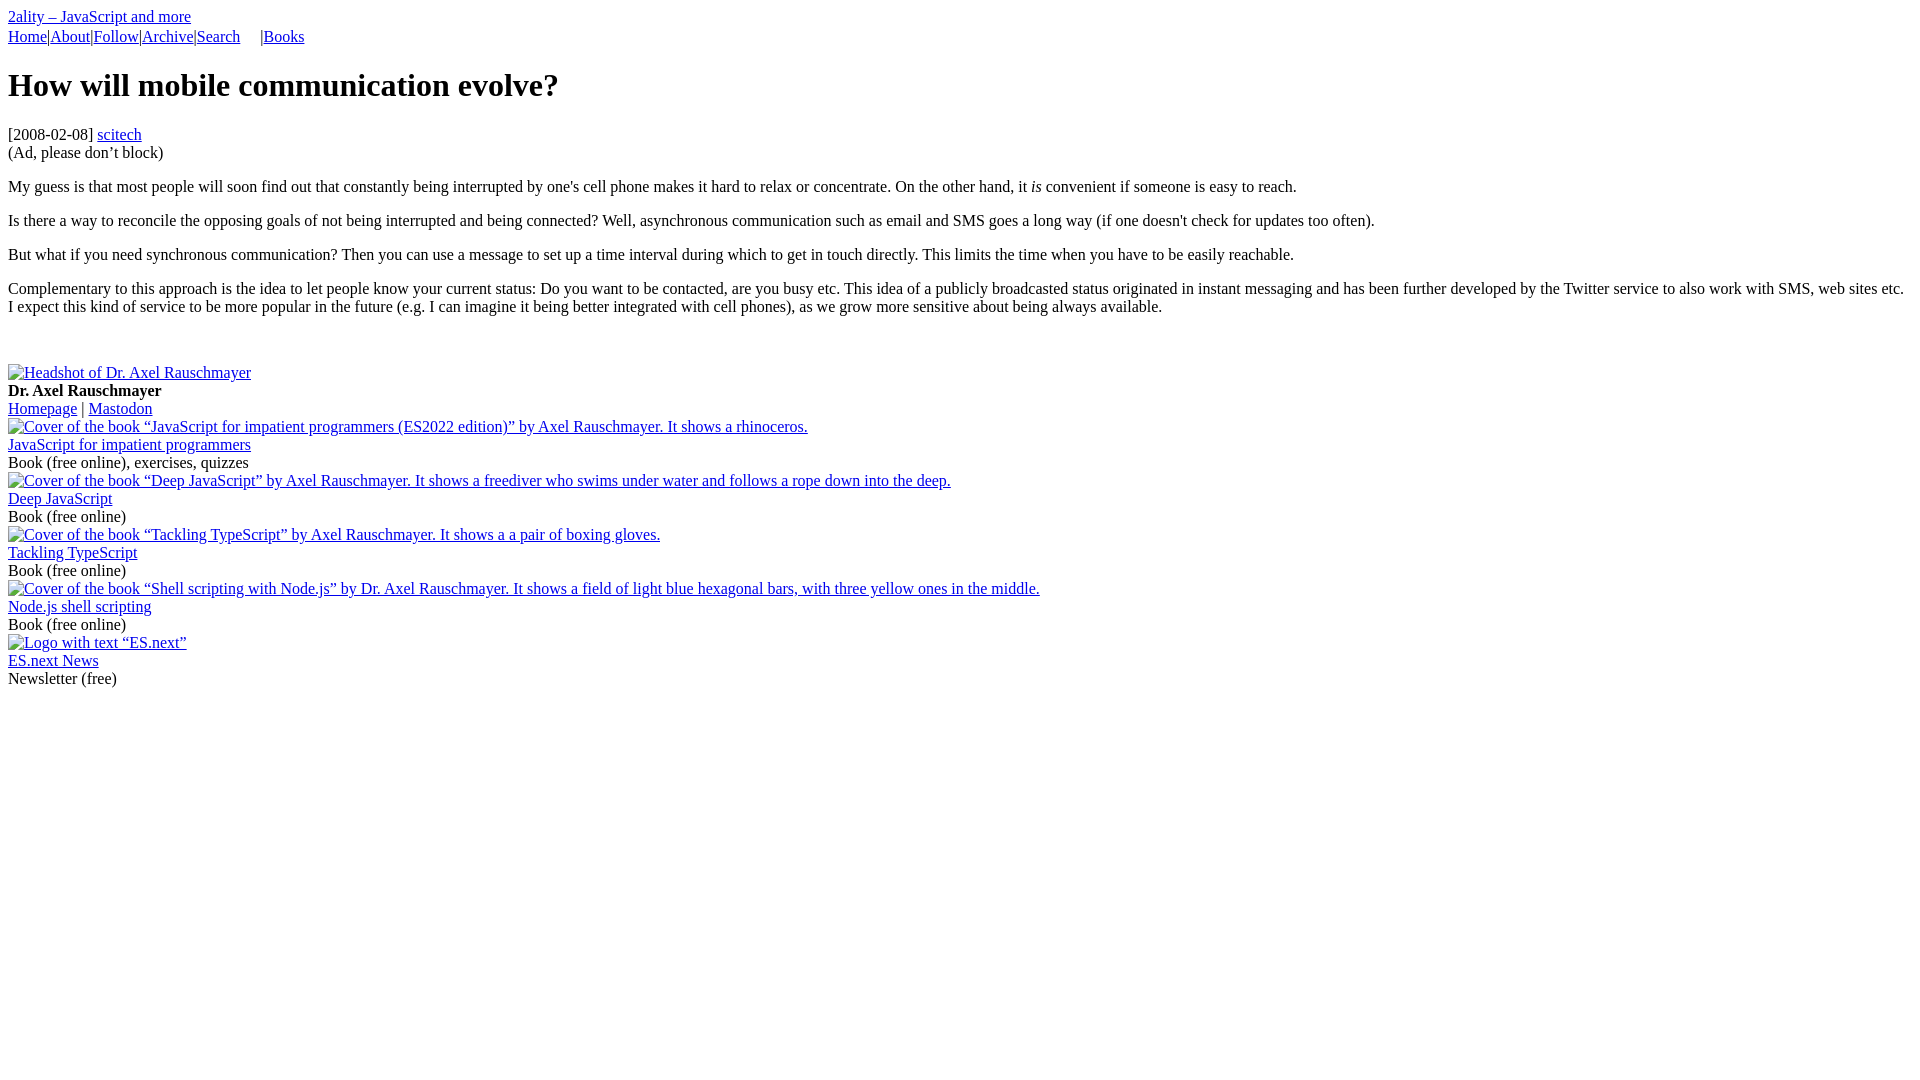 This screenshot has height=1080, width=1920. I want to click on 'Deep JavaScript', so click(59, 497).